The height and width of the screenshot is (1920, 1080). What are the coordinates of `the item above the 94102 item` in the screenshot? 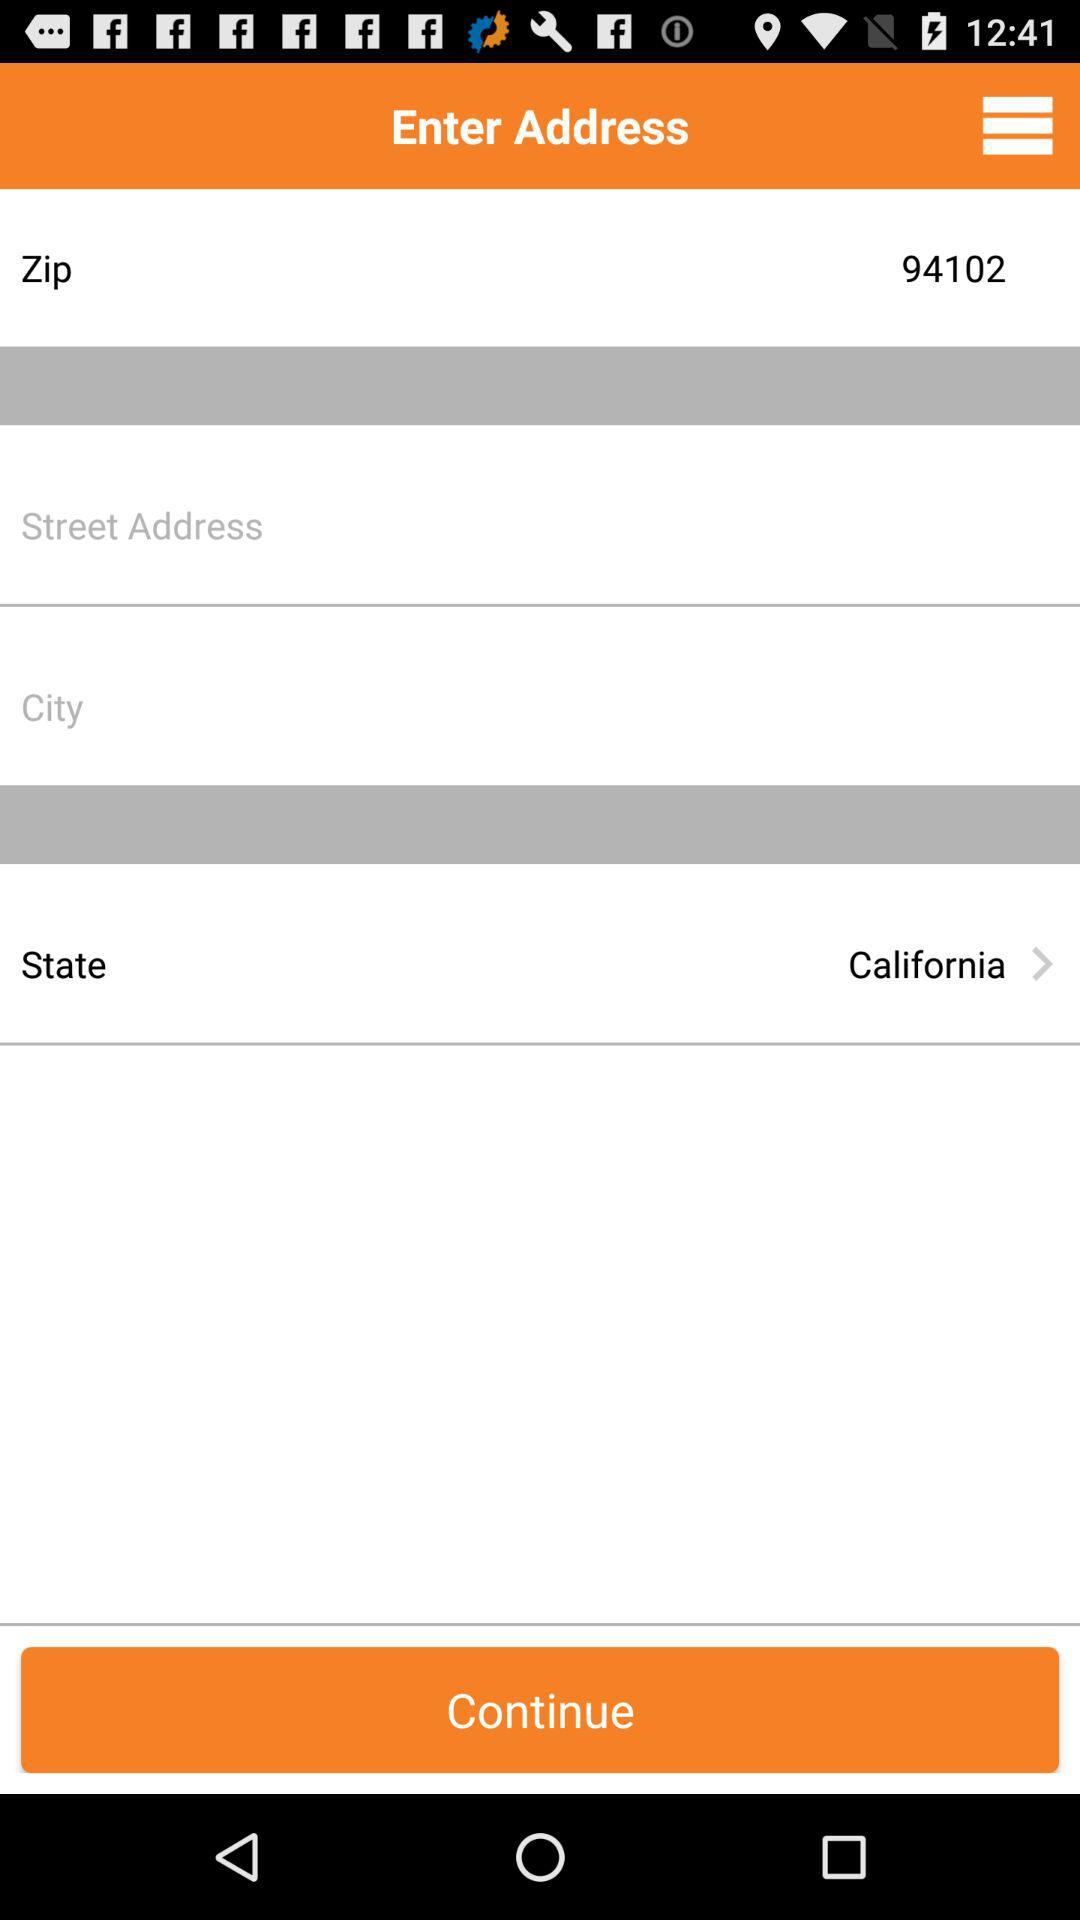 It's located at (1017, 124).